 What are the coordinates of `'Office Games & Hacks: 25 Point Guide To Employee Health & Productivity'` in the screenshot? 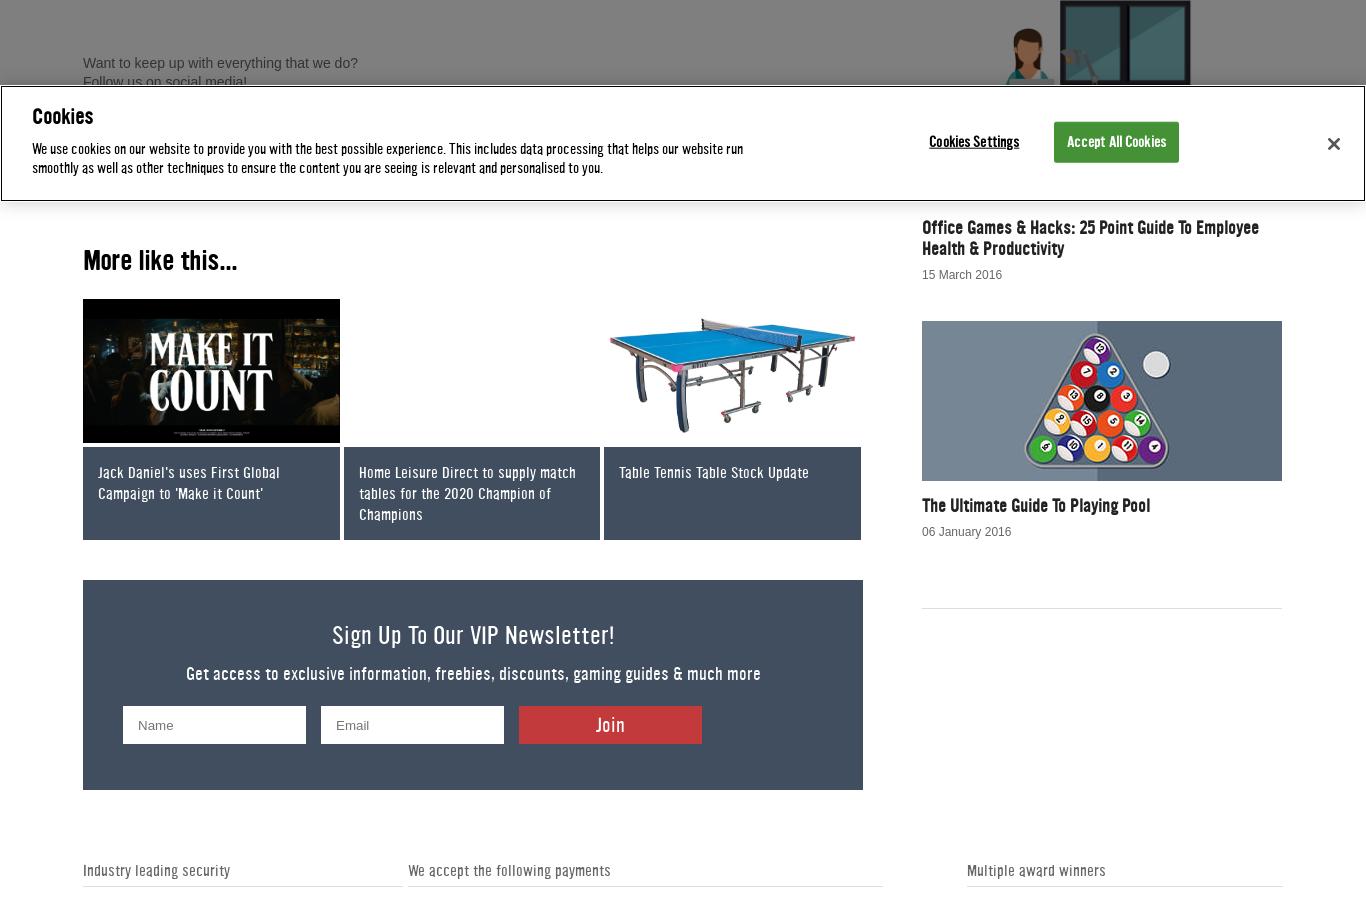 It's located at (1089, 237).